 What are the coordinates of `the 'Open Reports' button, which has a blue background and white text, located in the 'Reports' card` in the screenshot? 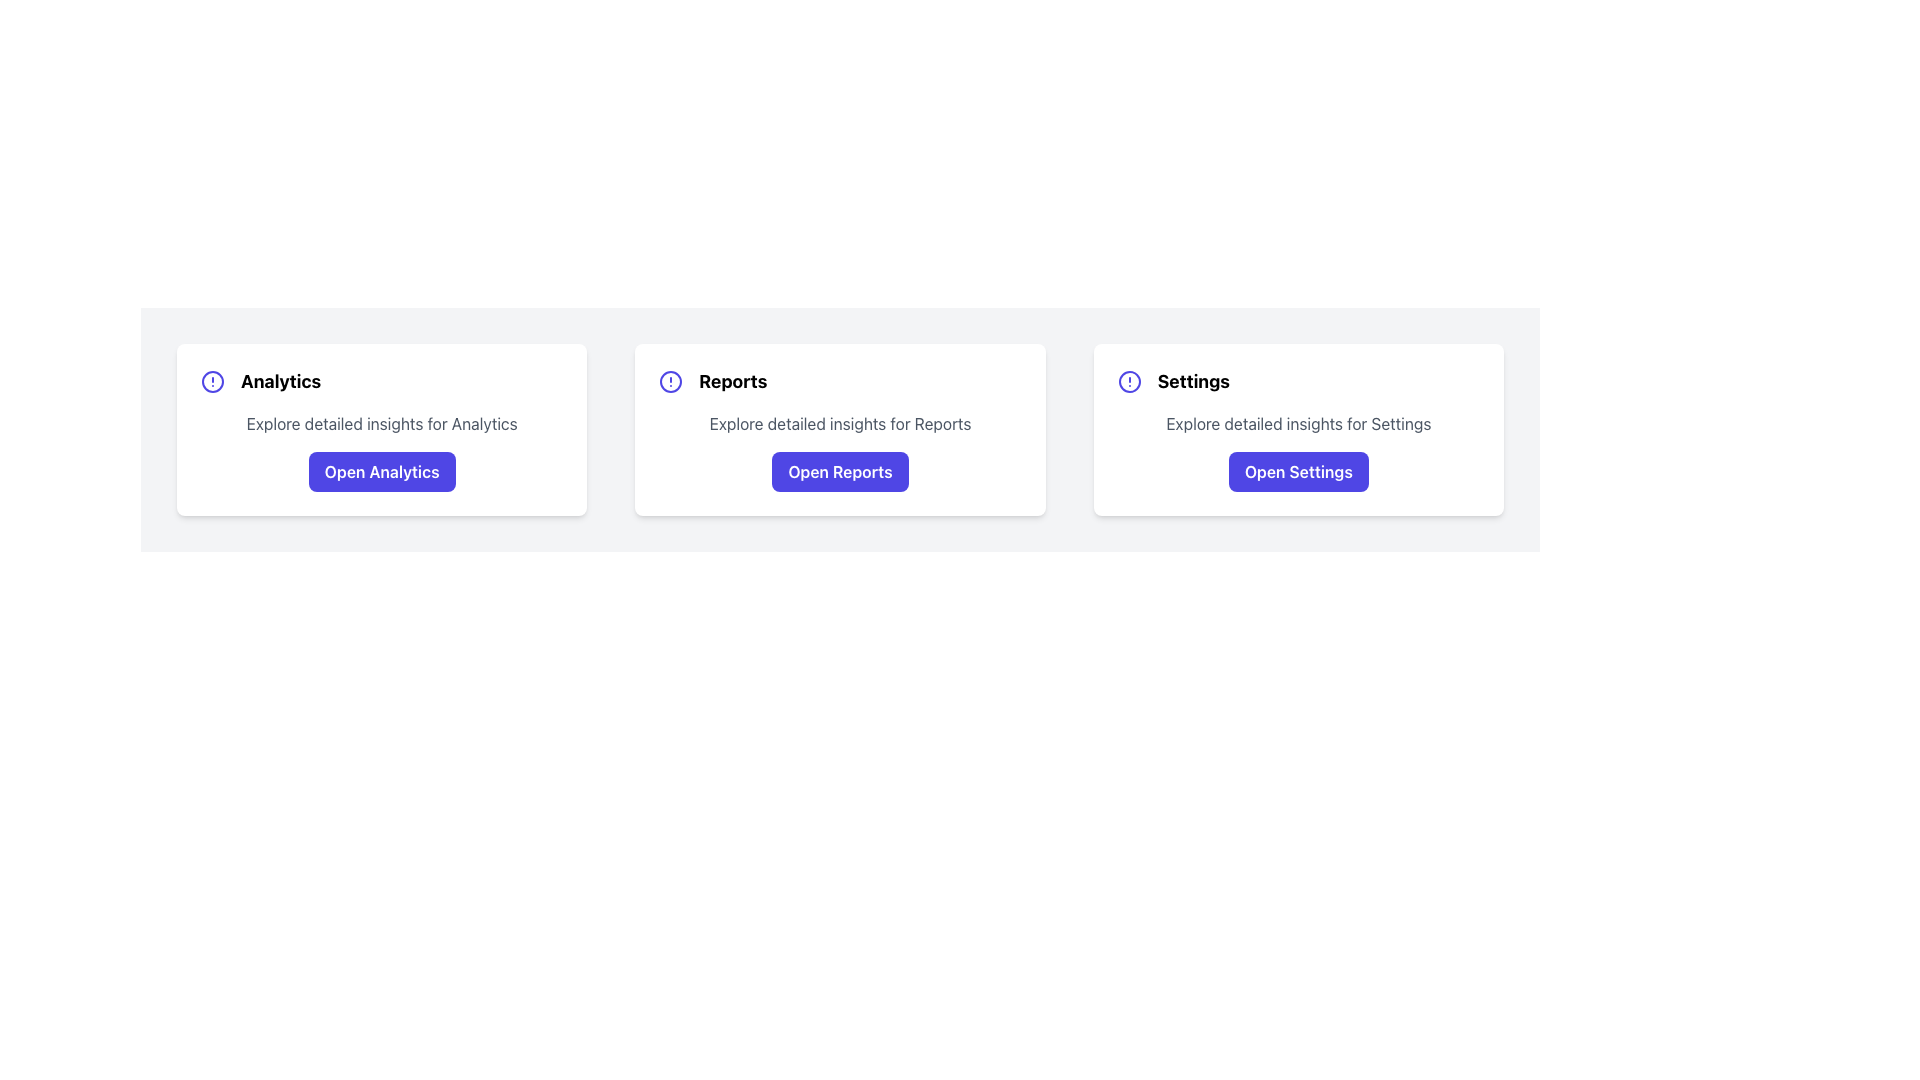 It's located at (840, 471).